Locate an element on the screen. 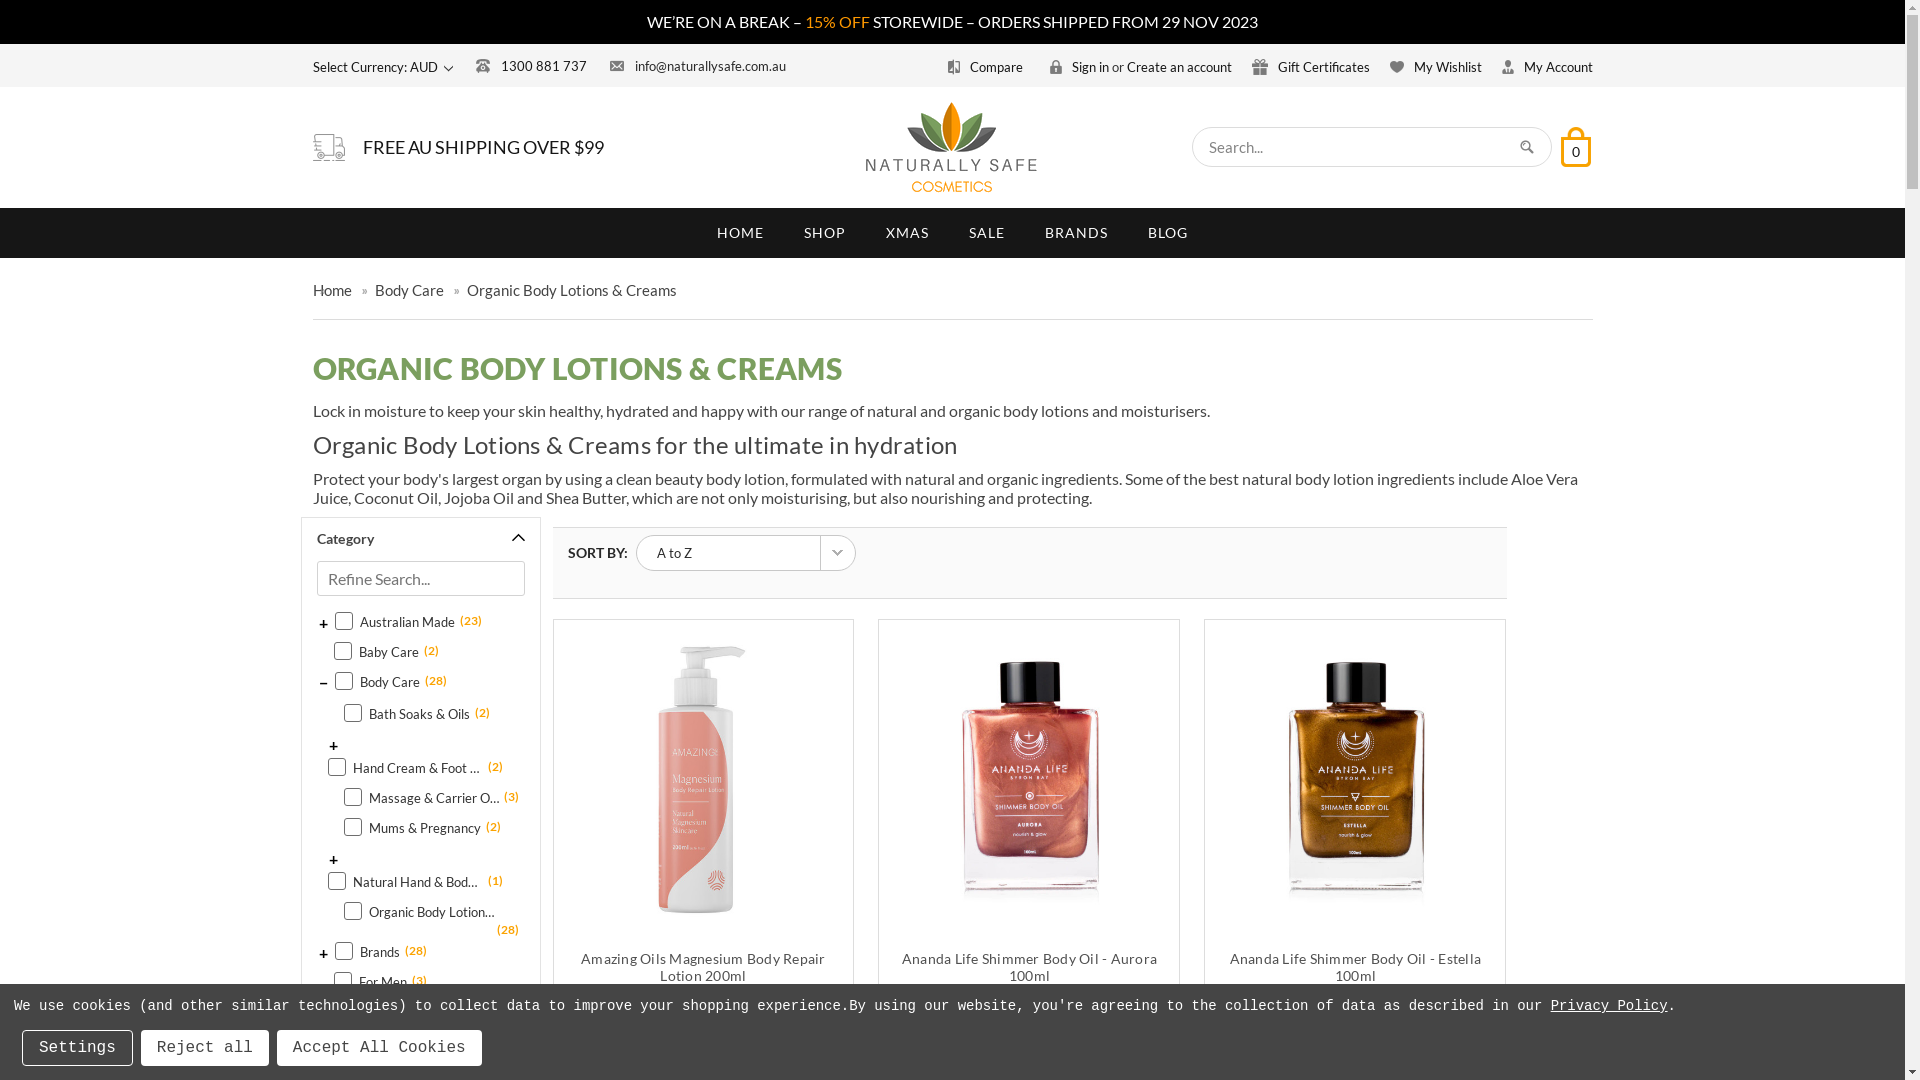 This screenshot has width=1920, height=1080. 'Gift Certificates' is located at coordinates (1310, 65).